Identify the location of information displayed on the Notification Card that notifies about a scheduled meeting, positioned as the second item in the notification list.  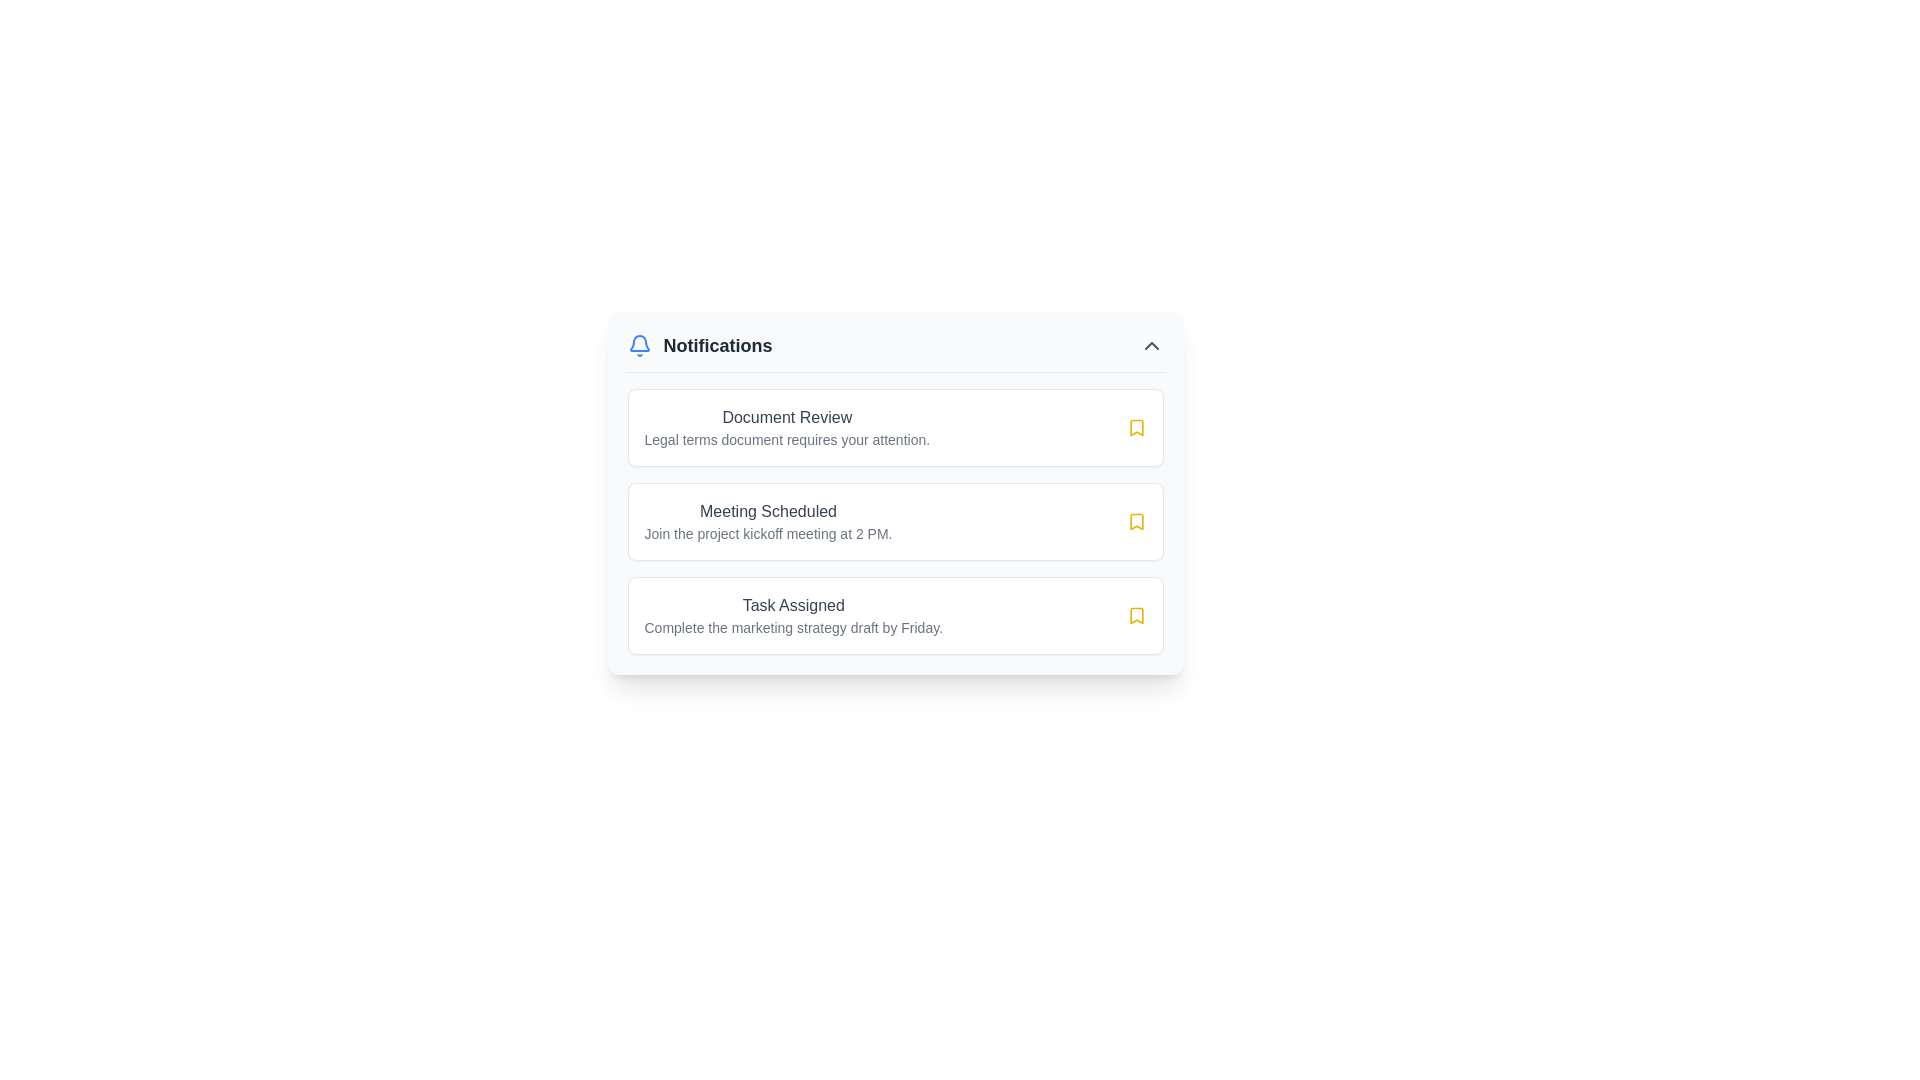
(767, 520).